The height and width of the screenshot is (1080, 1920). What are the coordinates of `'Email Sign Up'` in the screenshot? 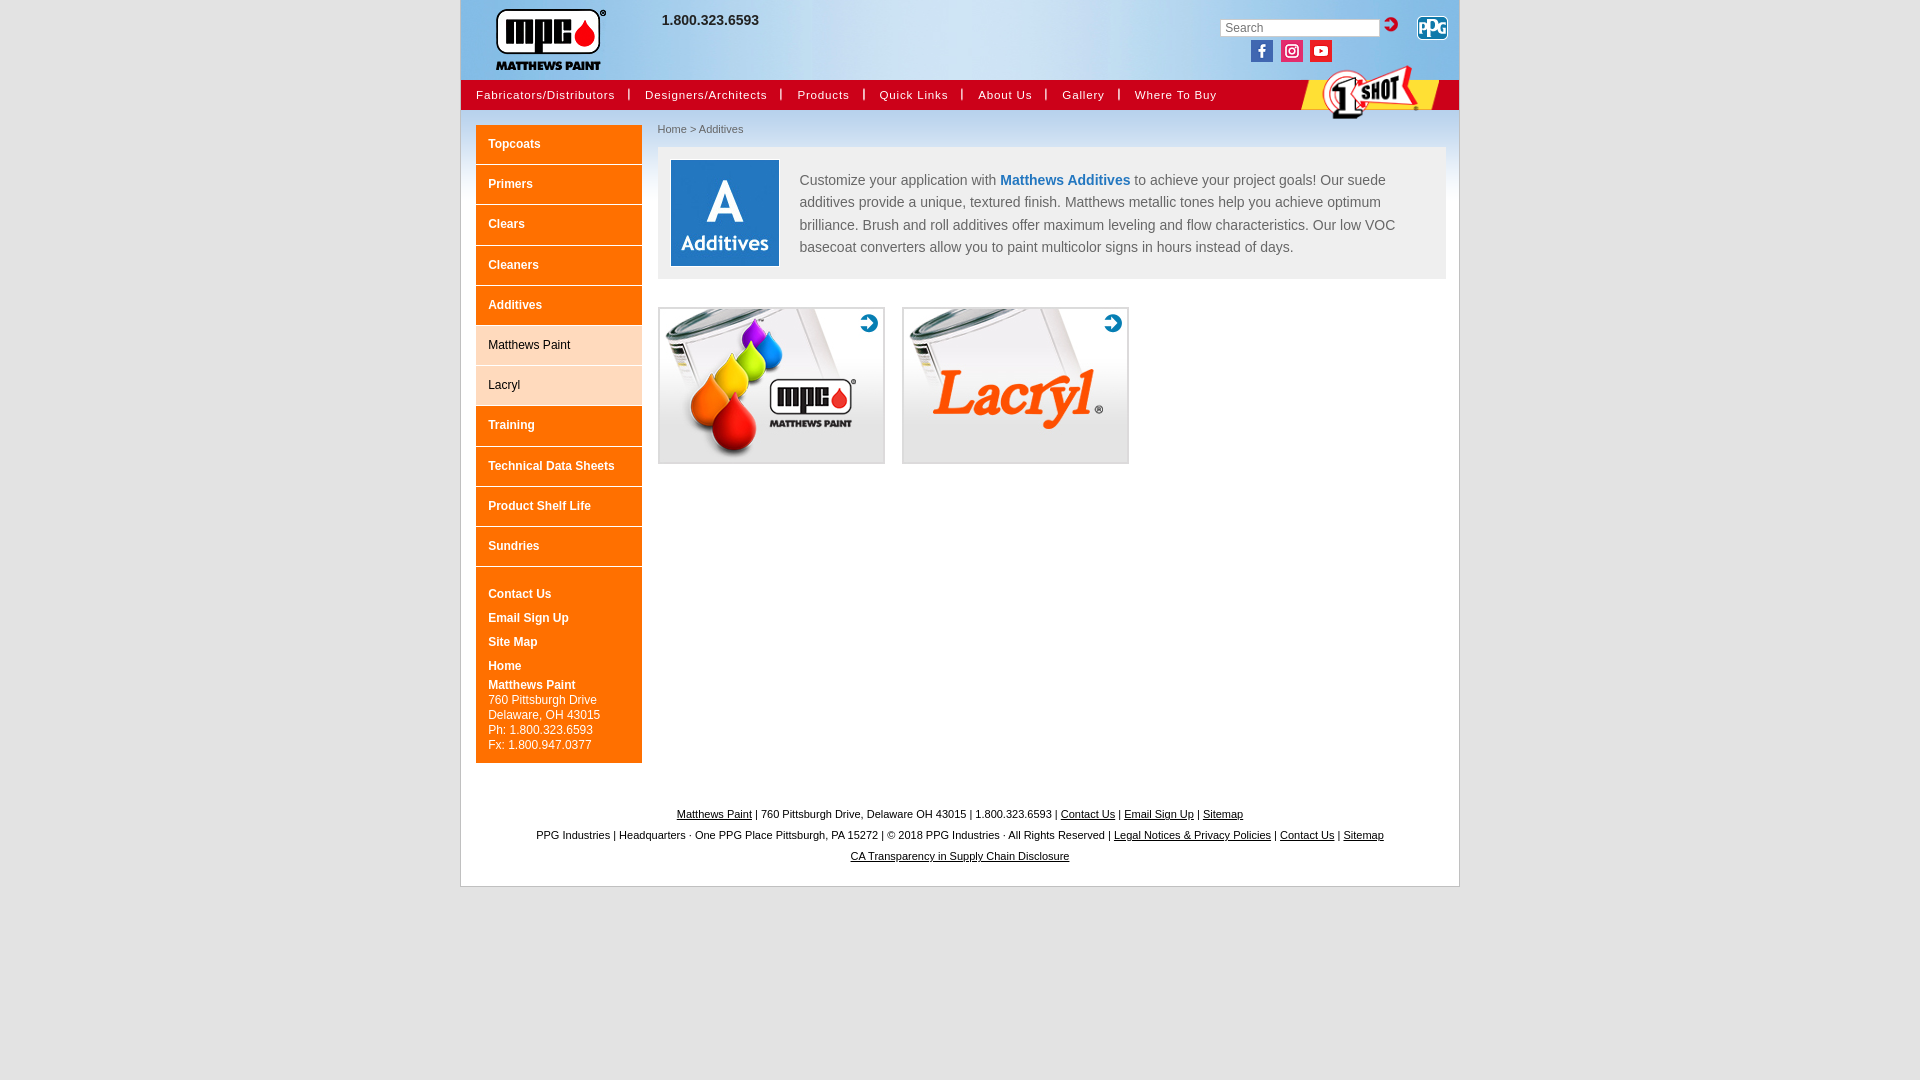 It's located at (1160, 813).